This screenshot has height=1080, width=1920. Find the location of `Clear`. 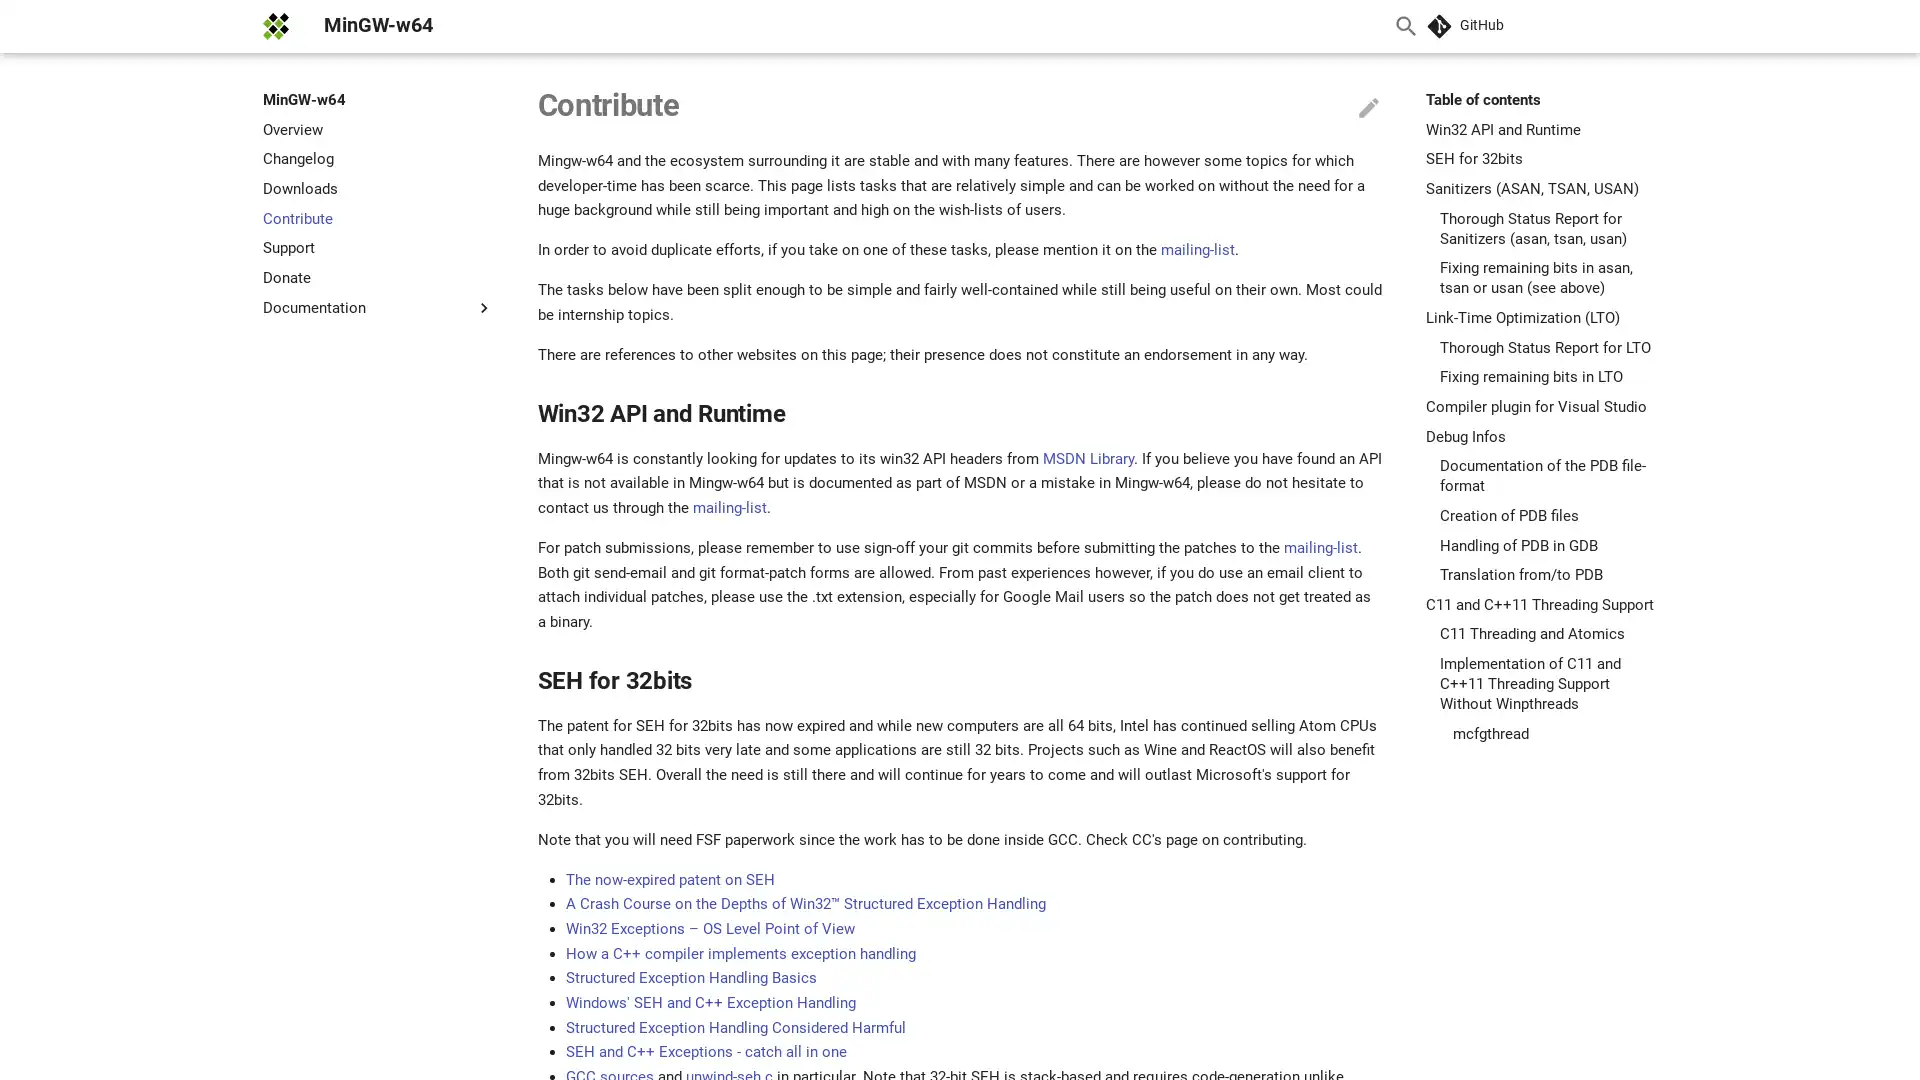

Clear is located at coordinates (1358, 26).